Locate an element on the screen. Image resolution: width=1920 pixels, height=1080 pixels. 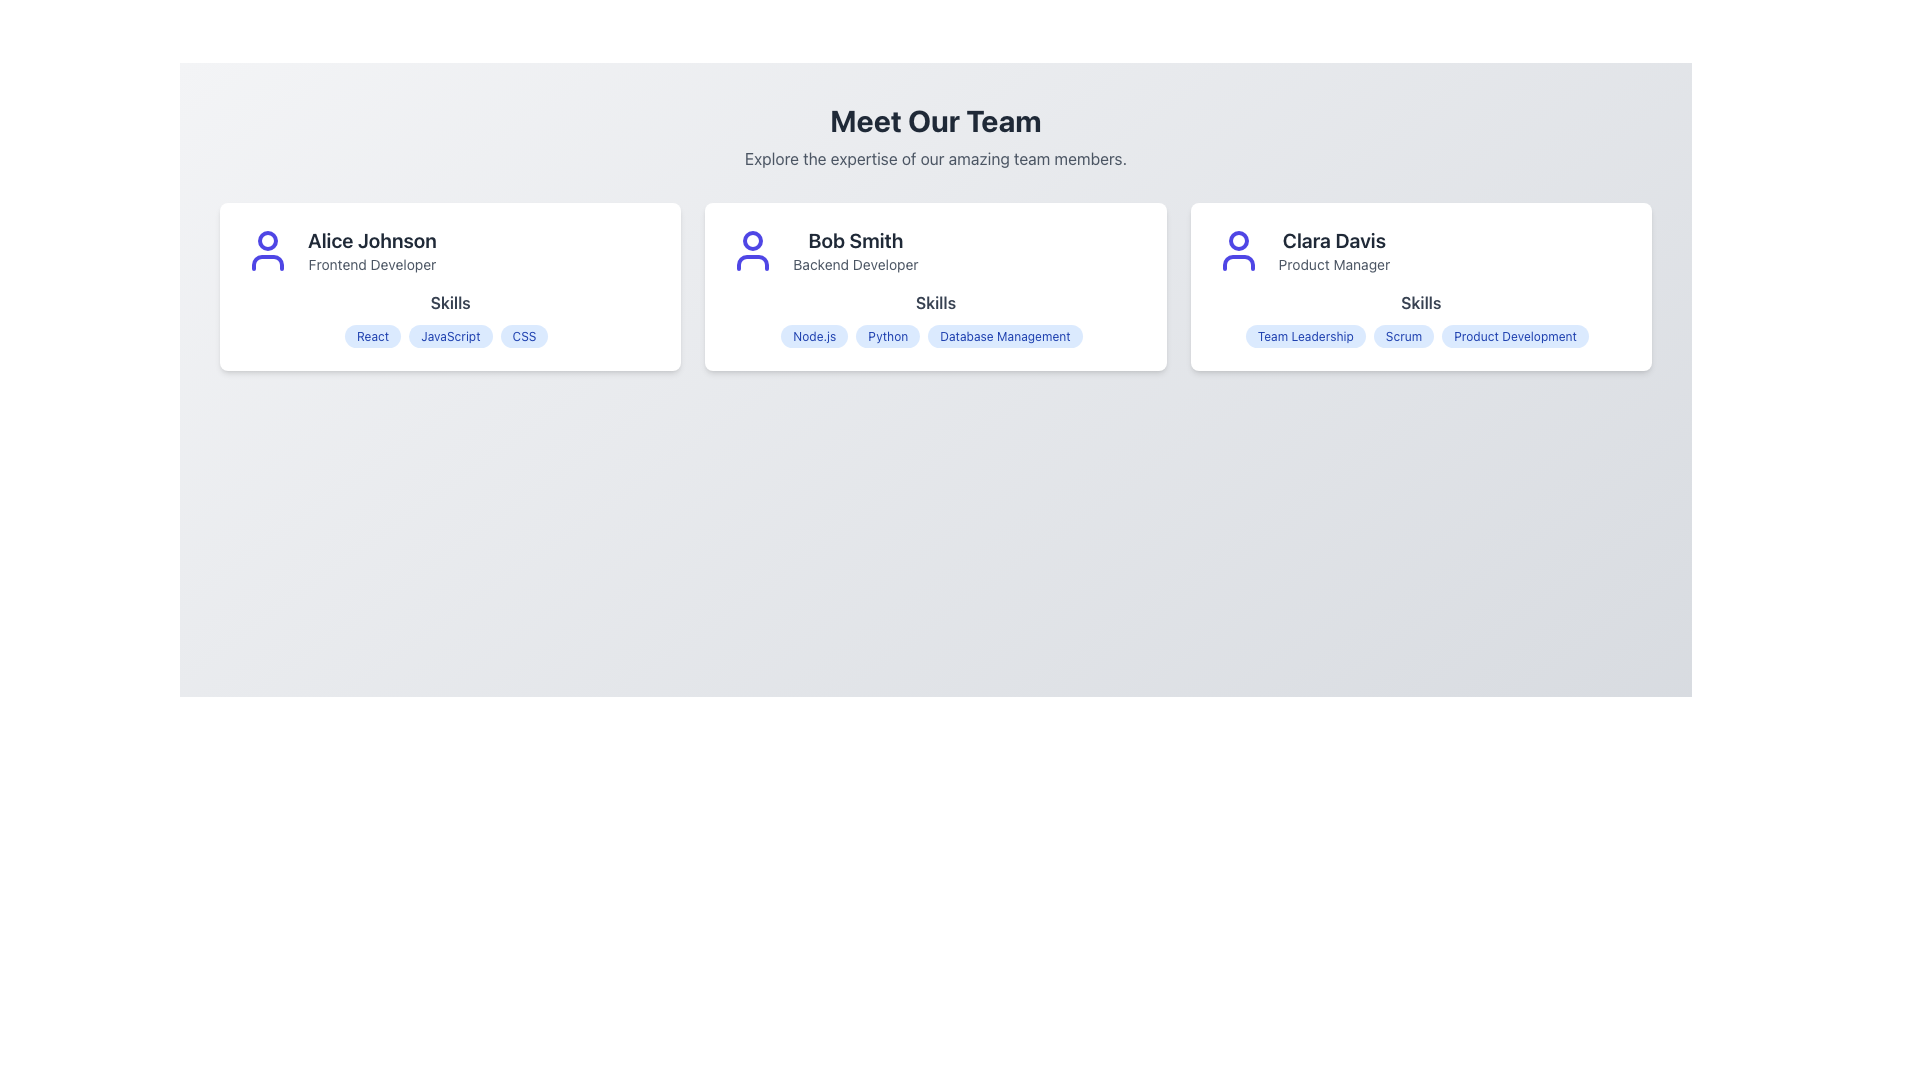
skill name displayed on the first badge or tag labeled 'Node.js' with a light blue background in the 'Skills' section of Bob Smith's profile card is located at coordinates (814, 335).